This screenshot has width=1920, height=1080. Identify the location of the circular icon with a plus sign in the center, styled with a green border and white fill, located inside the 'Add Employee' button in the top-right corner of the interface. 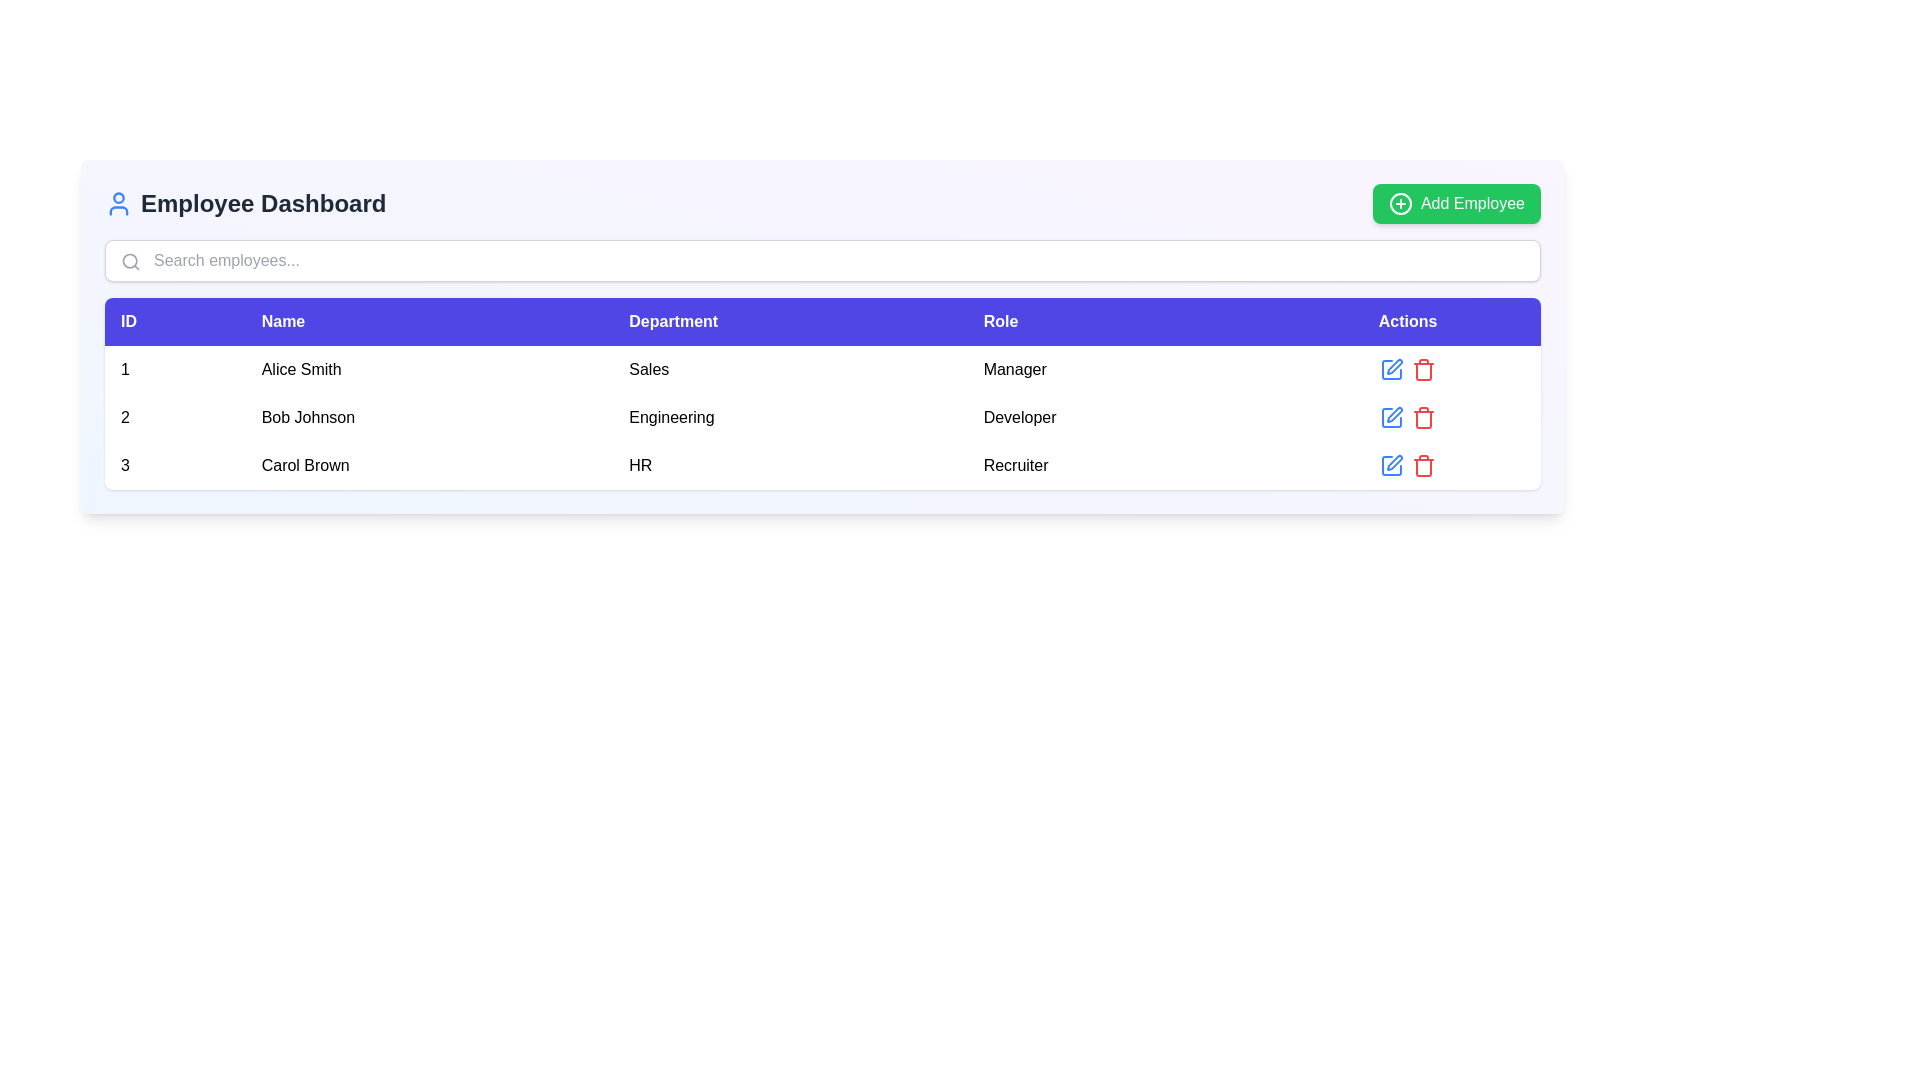
(1400, 204).